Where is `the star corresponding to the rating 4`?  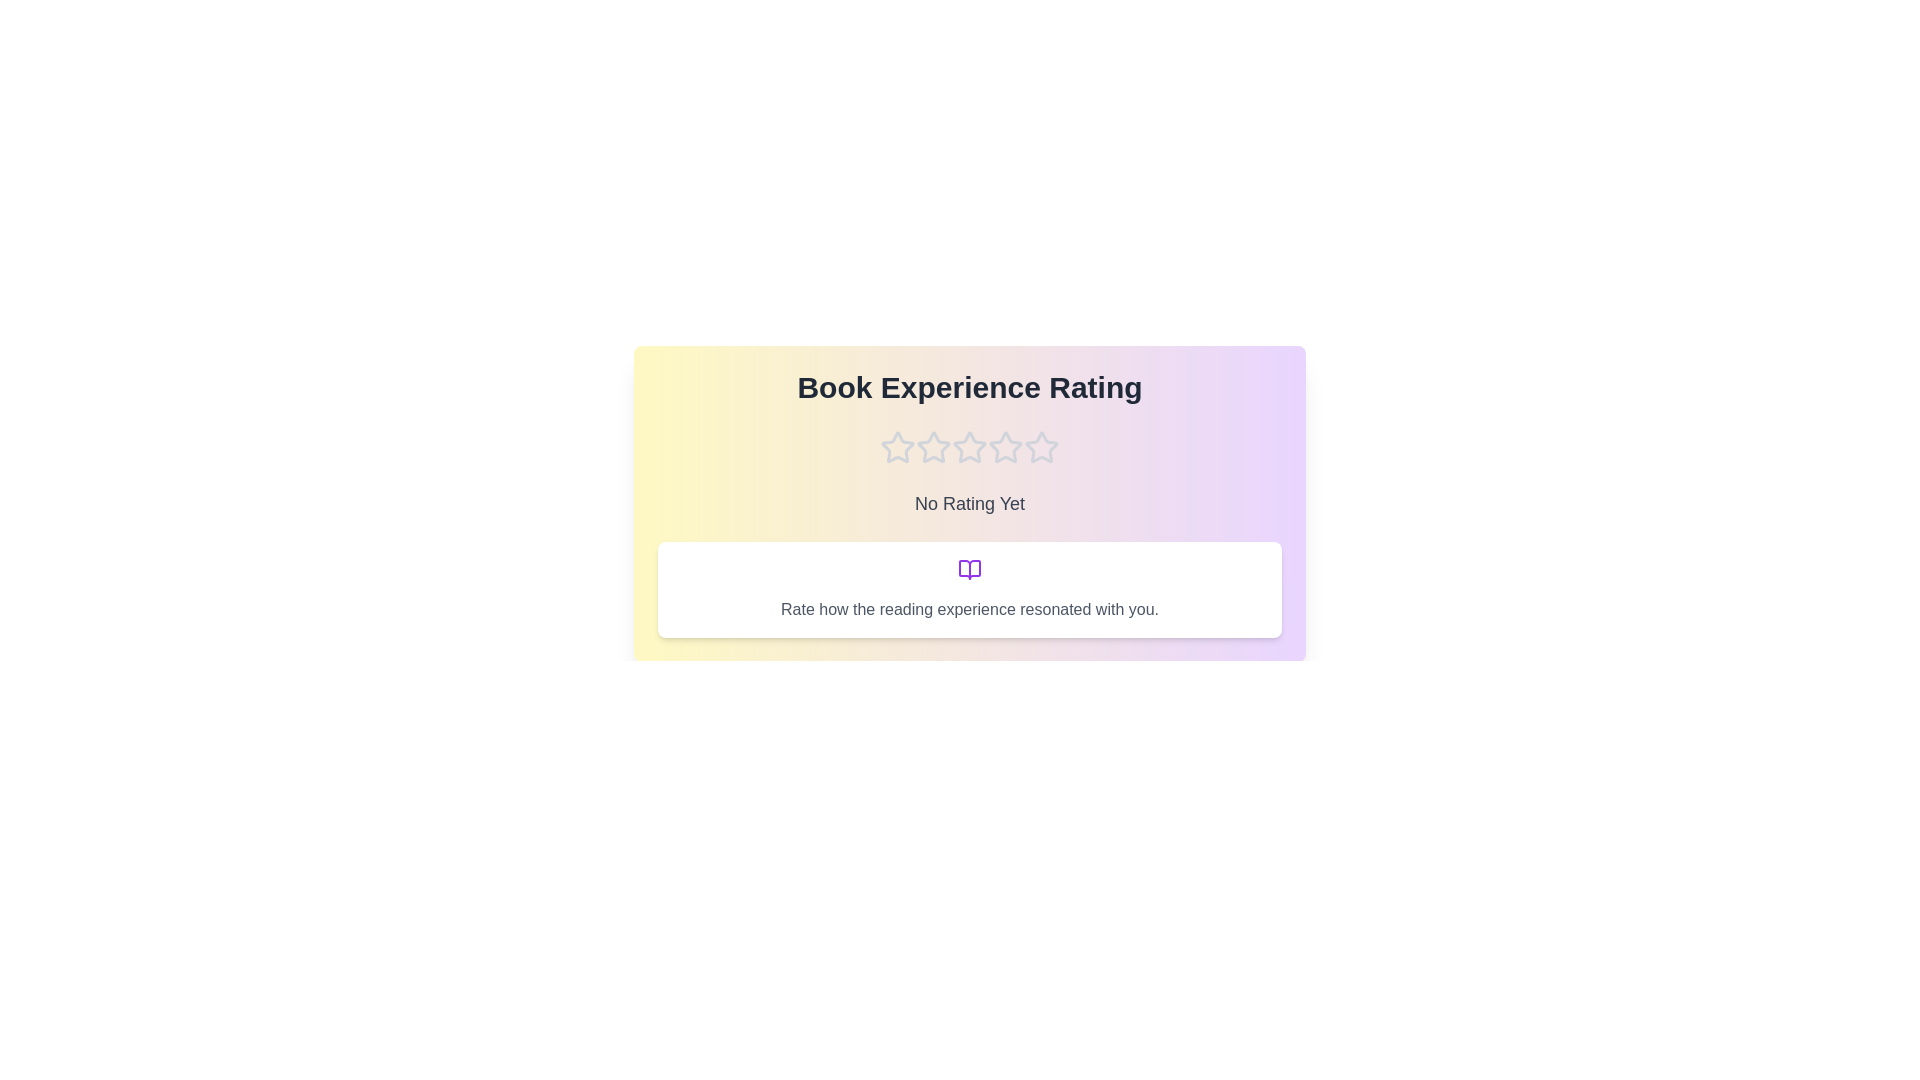 the star corresponding to the rating 4 is located at coordinates (1006, 446).